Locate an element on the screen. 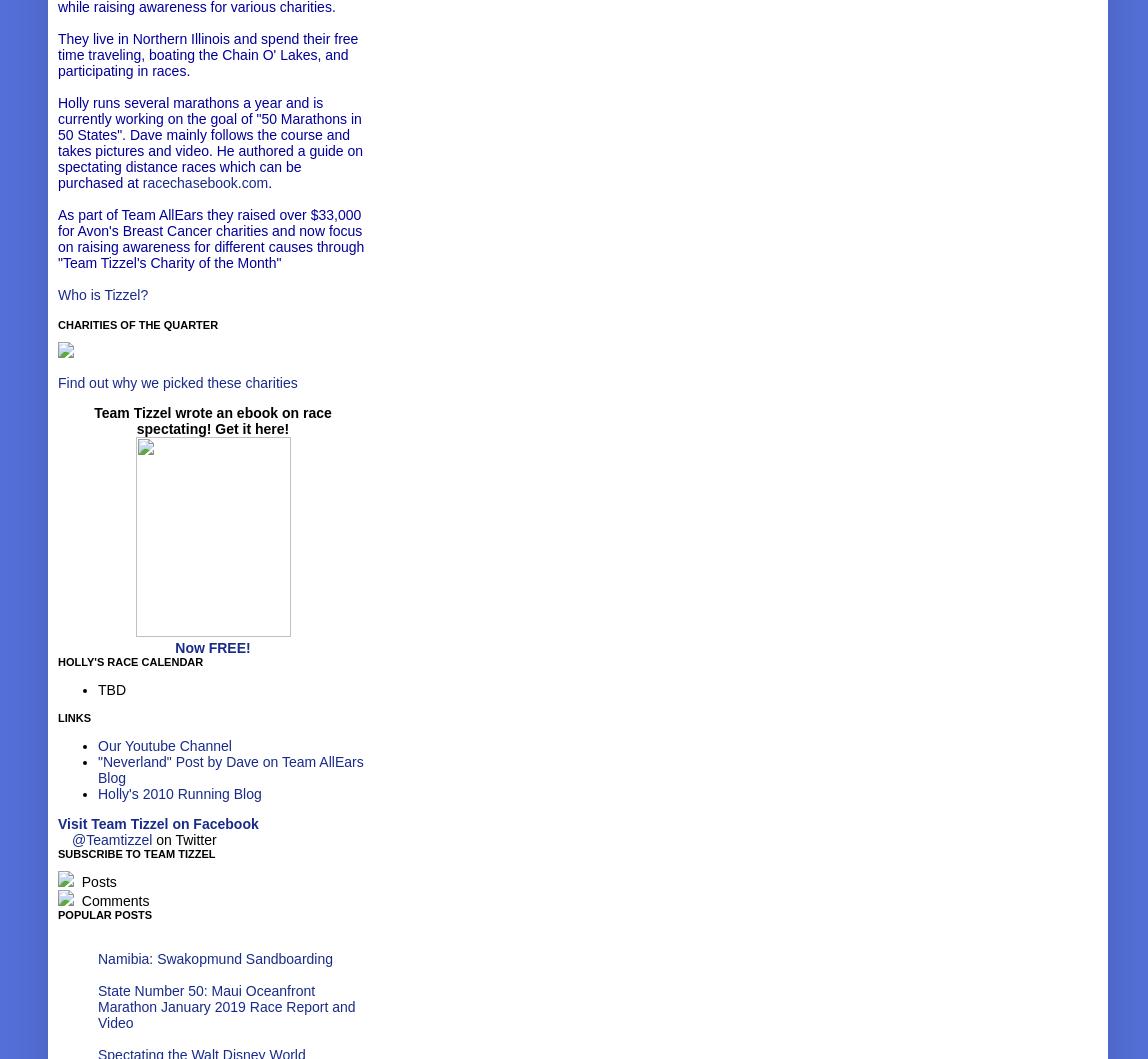 This screenshot has width=1148, height=1059. 'Now FREE!' is located at coordinates (212, 647).